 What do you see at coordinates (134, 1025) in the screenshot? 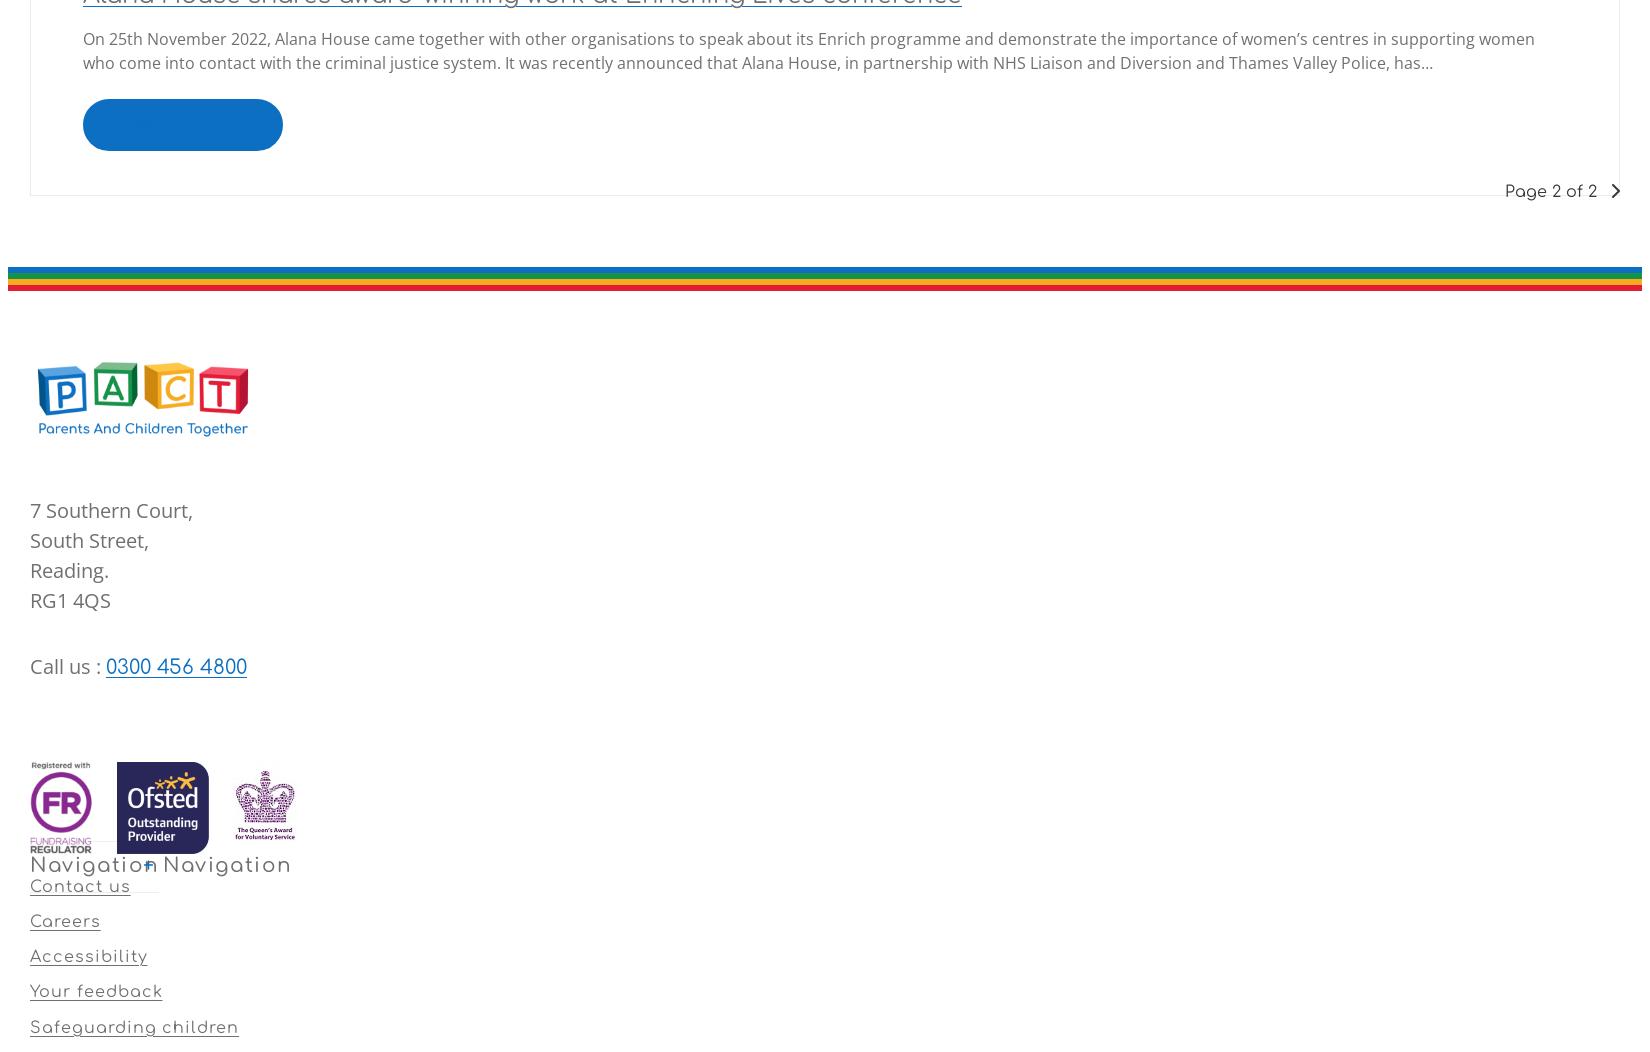
I see `'Safeguarding children'` at bounding box center [134, 1025].